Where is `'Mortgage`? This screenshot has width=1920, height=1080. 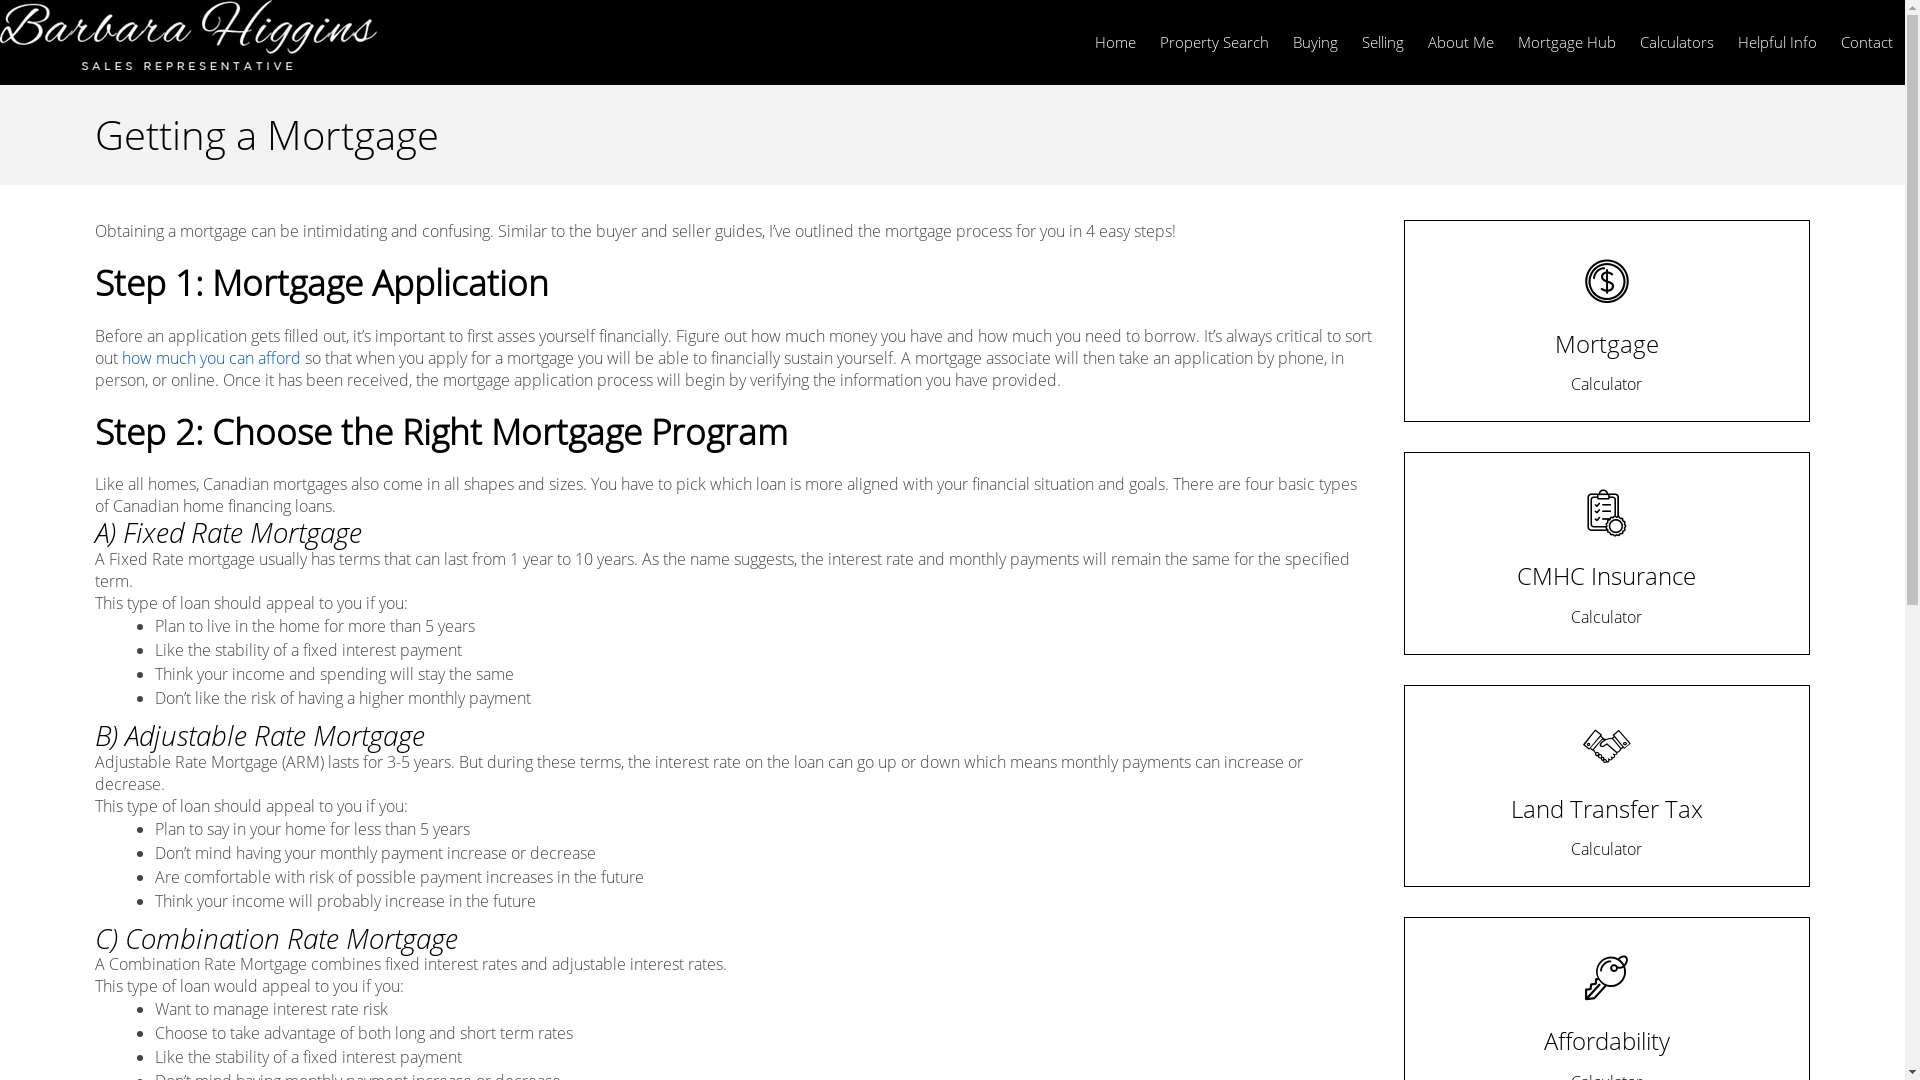
'Mortgage is located at coordinates (1607, 319).